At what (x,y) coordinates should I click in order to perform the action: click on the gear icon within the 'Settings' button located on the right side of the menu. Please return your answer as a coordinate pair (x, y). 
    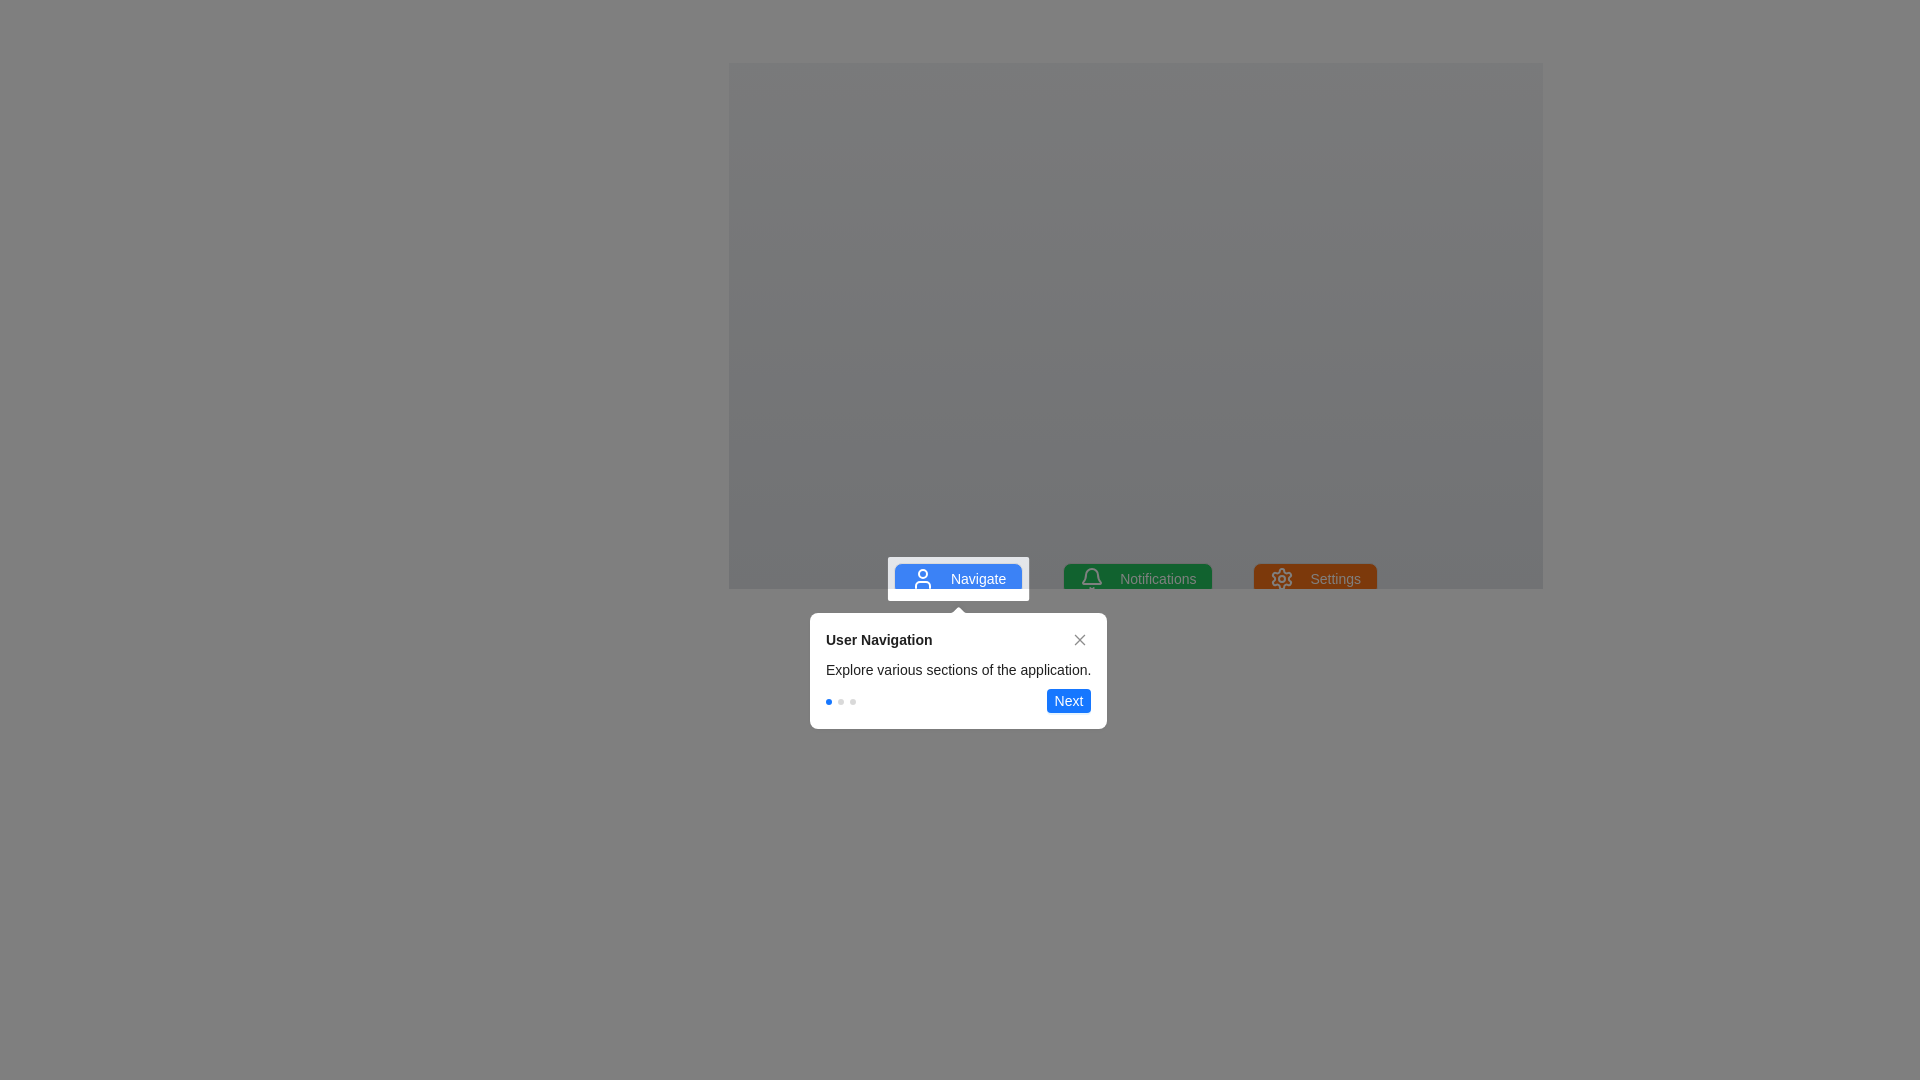
    Looking at the image, I should click on (1281, 578).